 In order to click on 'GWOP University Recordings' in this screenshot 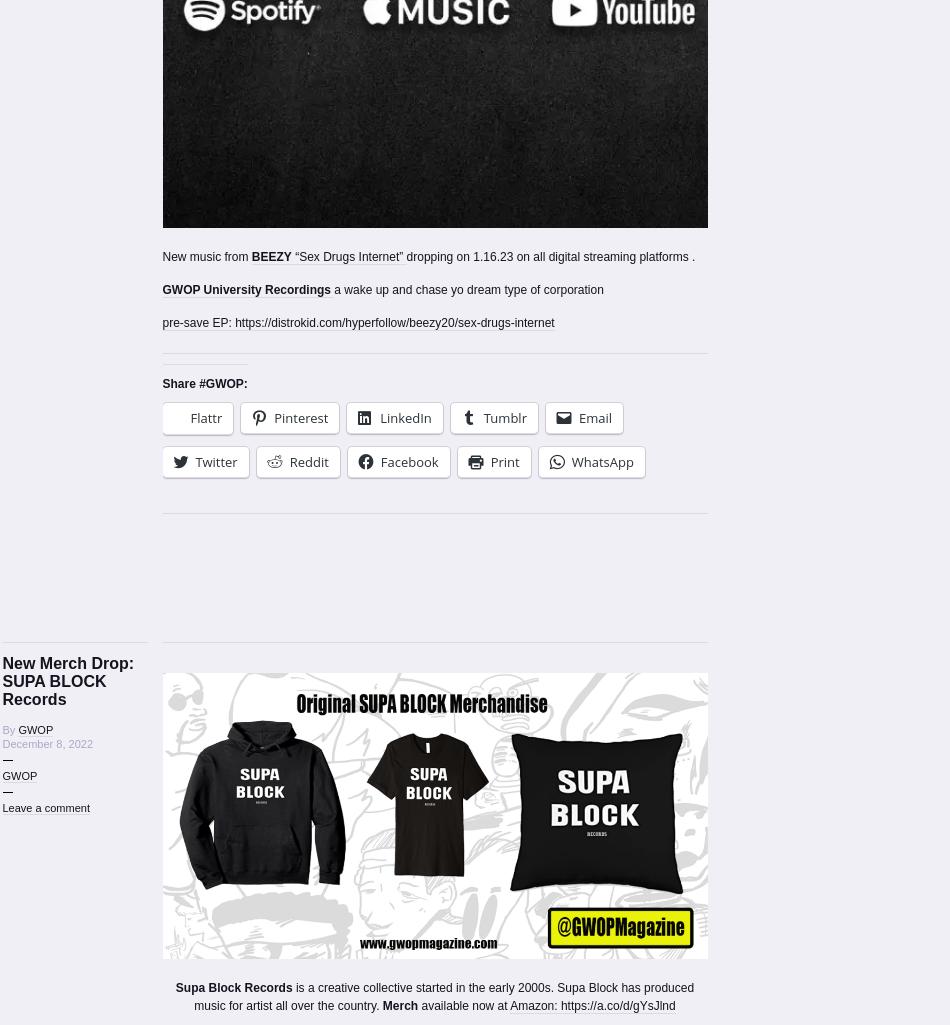, I will do `click(247, 289)`.